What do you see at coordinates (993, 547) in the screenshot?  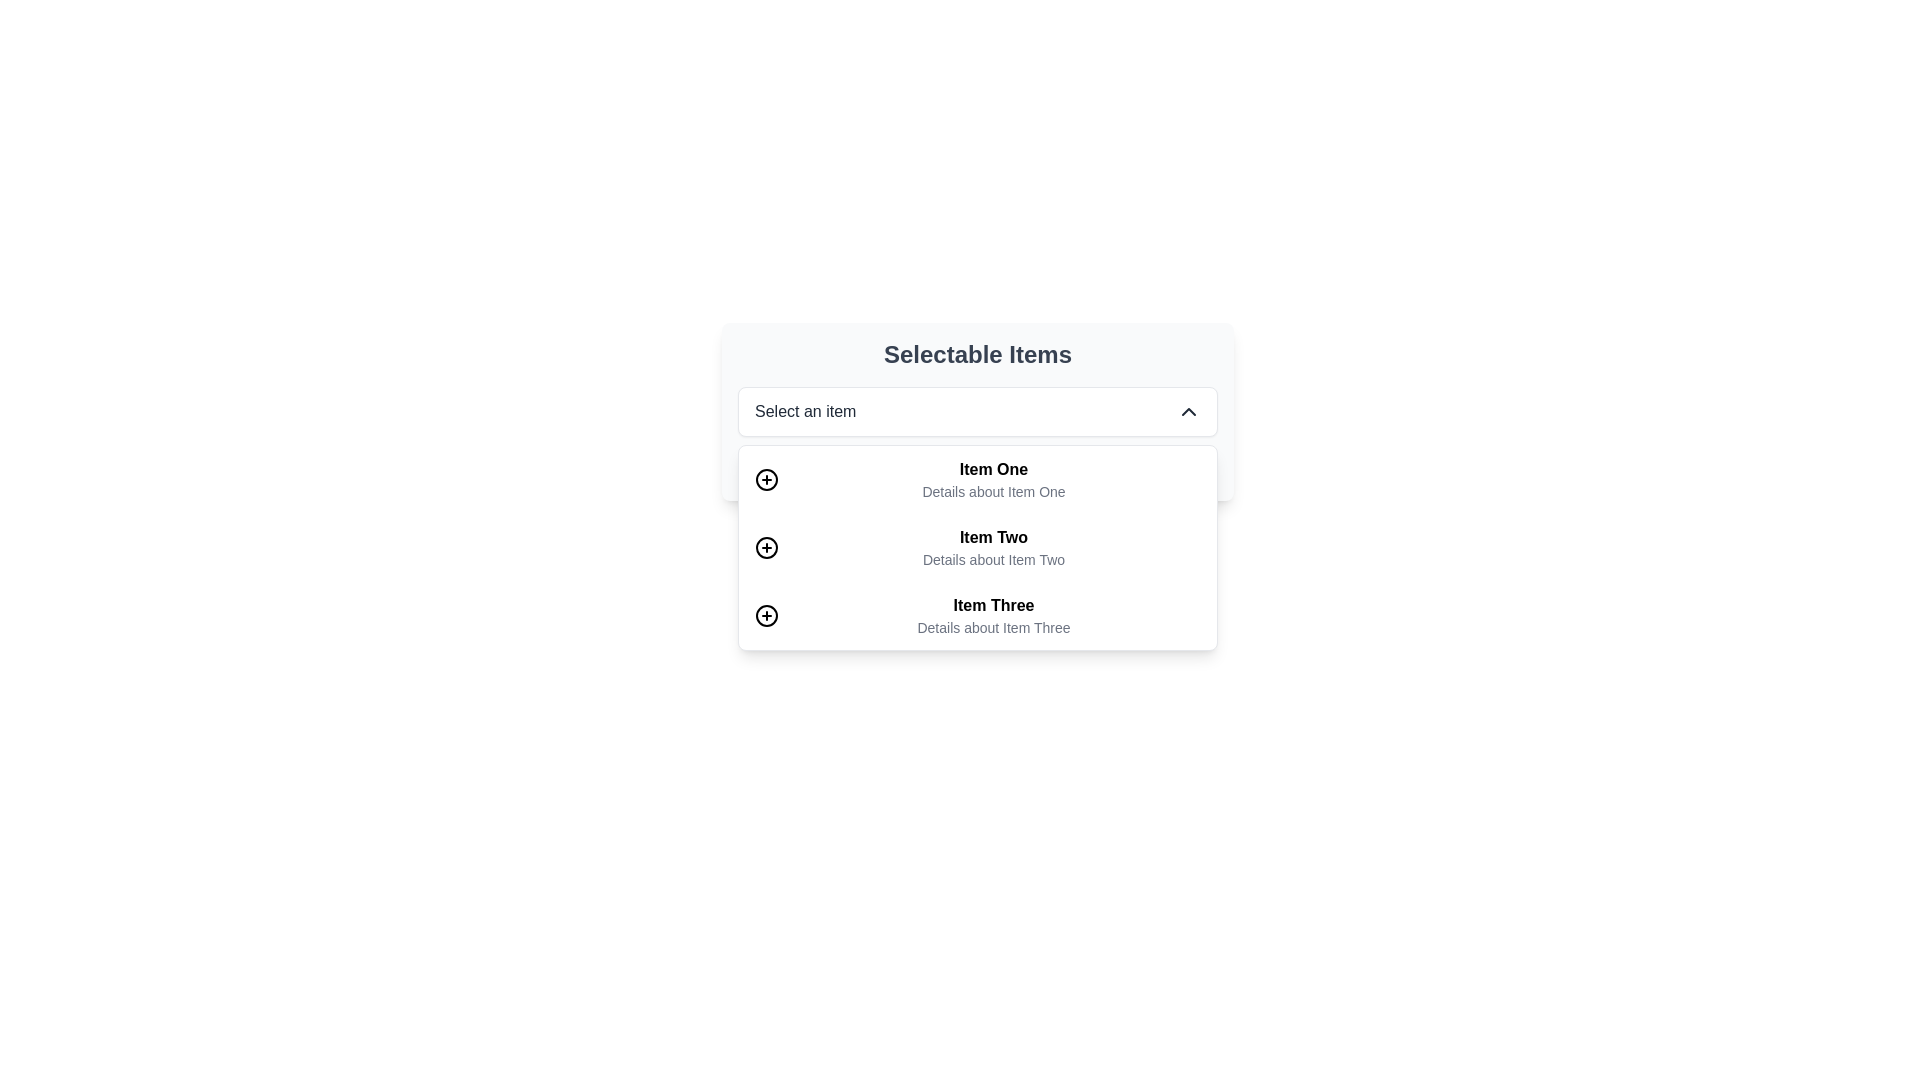 I see `the list item titled 'Item Two'` at bounding box center [993, 547].